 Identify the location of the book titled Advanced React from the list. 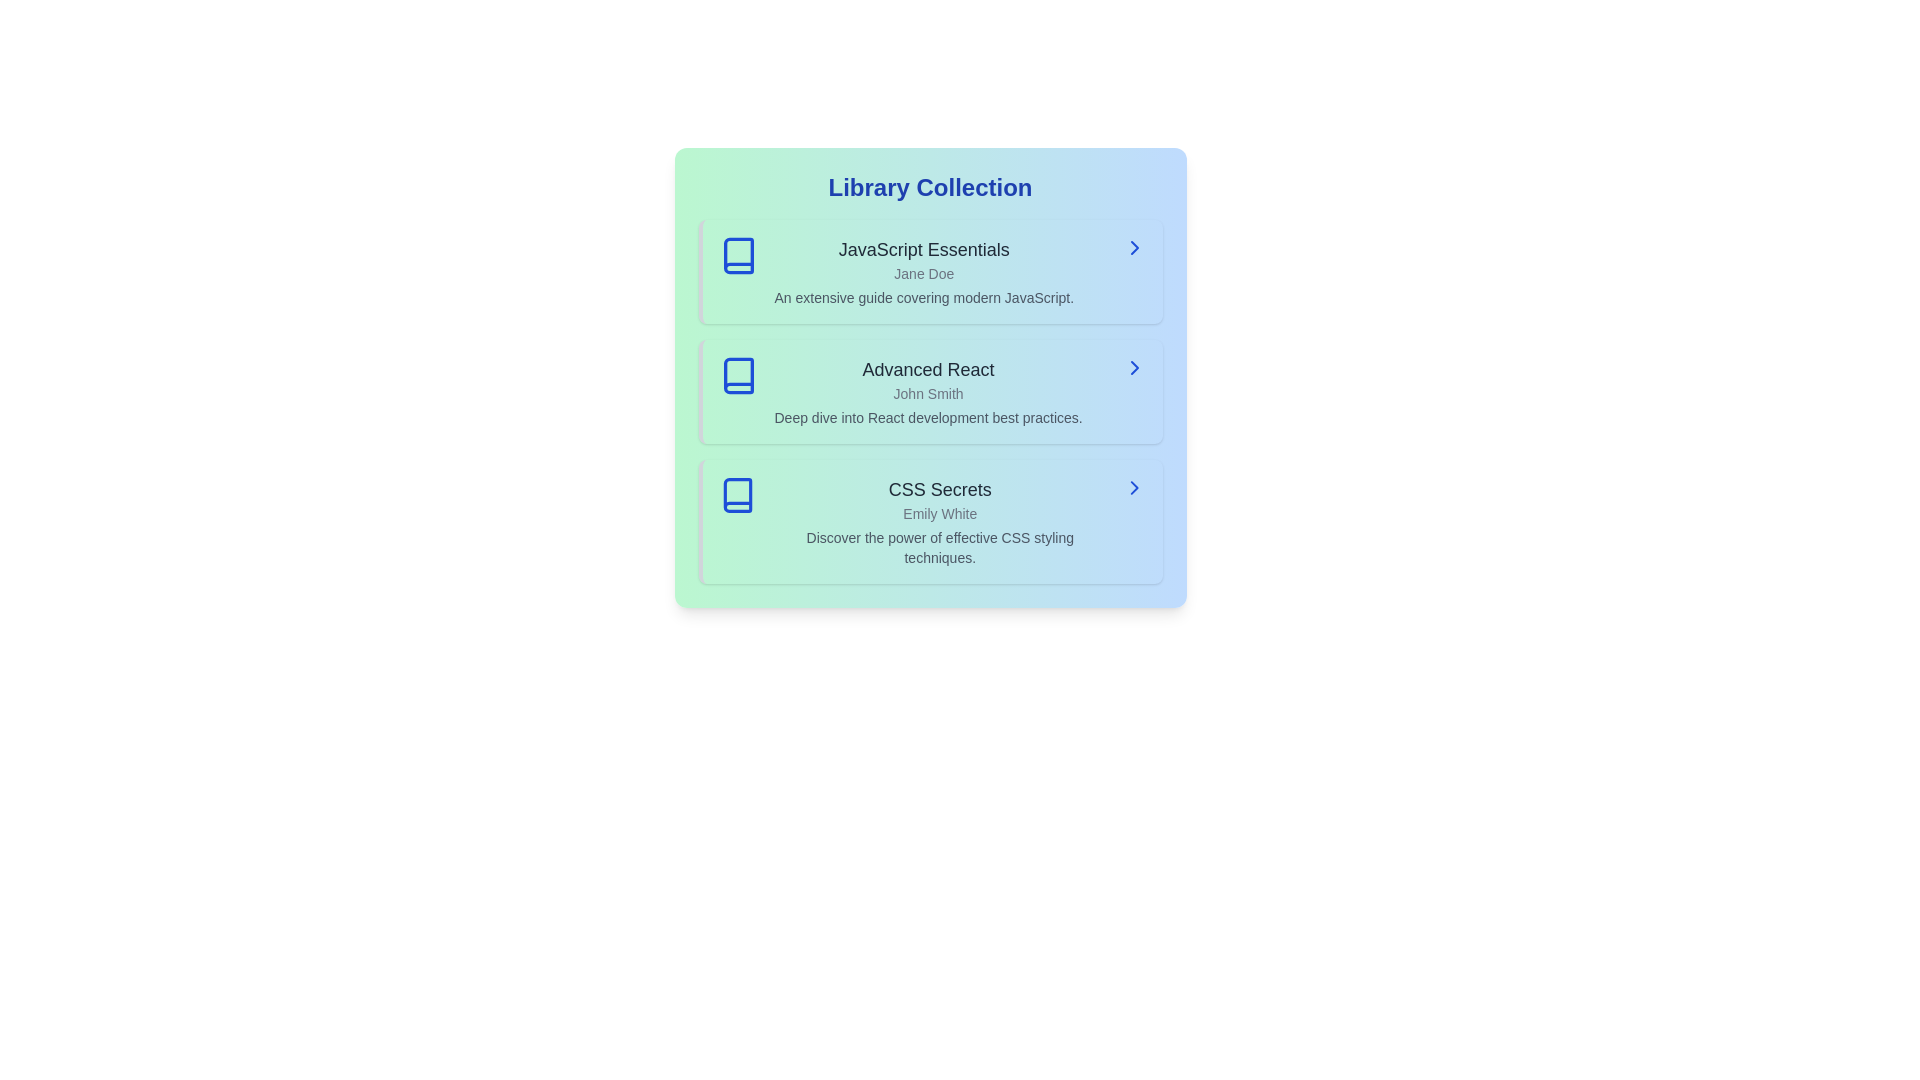
(929, 392).